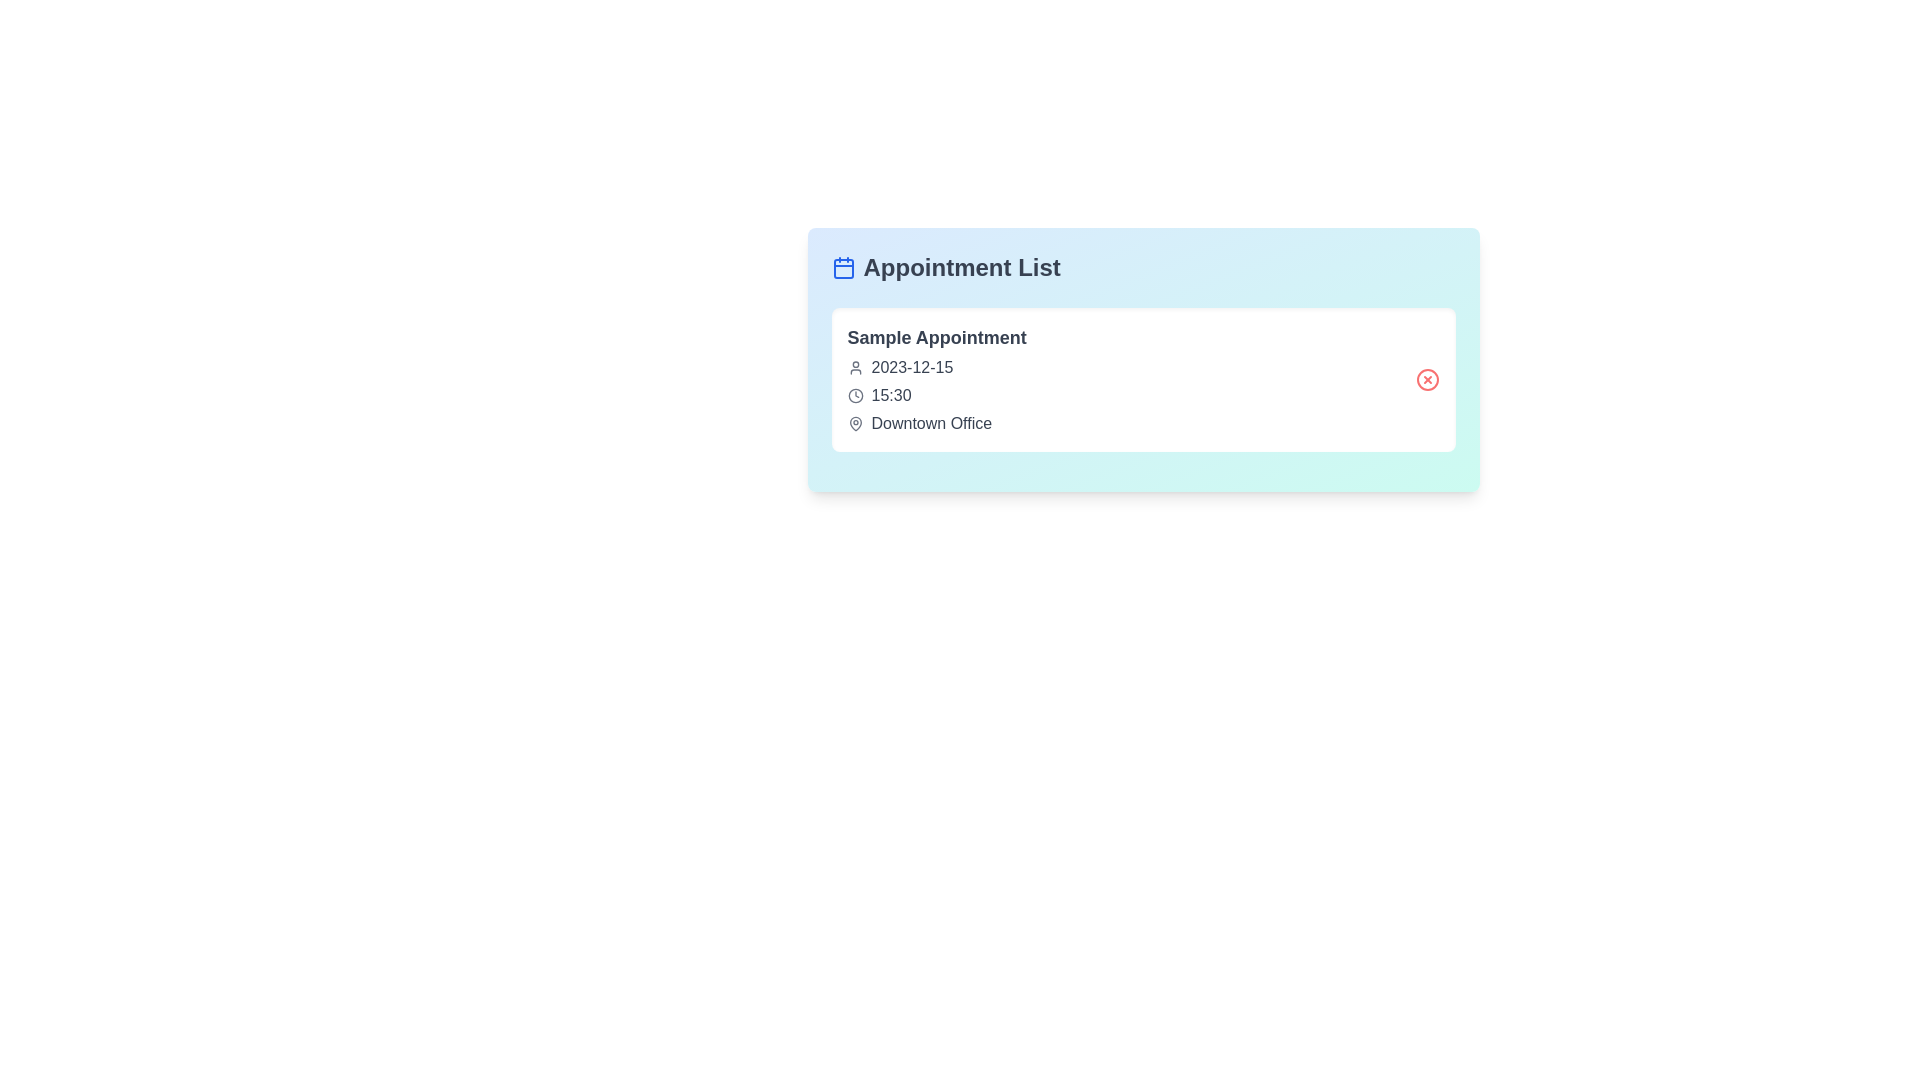 The width and height of the screenshot is (1920, 1080). Describe the element at coordinates (1426, 380) in the screenshot. I see `the SVG circle element, which is a circular outline styled with a thin stroke, located at the top-right corner of the card layout` at that location.